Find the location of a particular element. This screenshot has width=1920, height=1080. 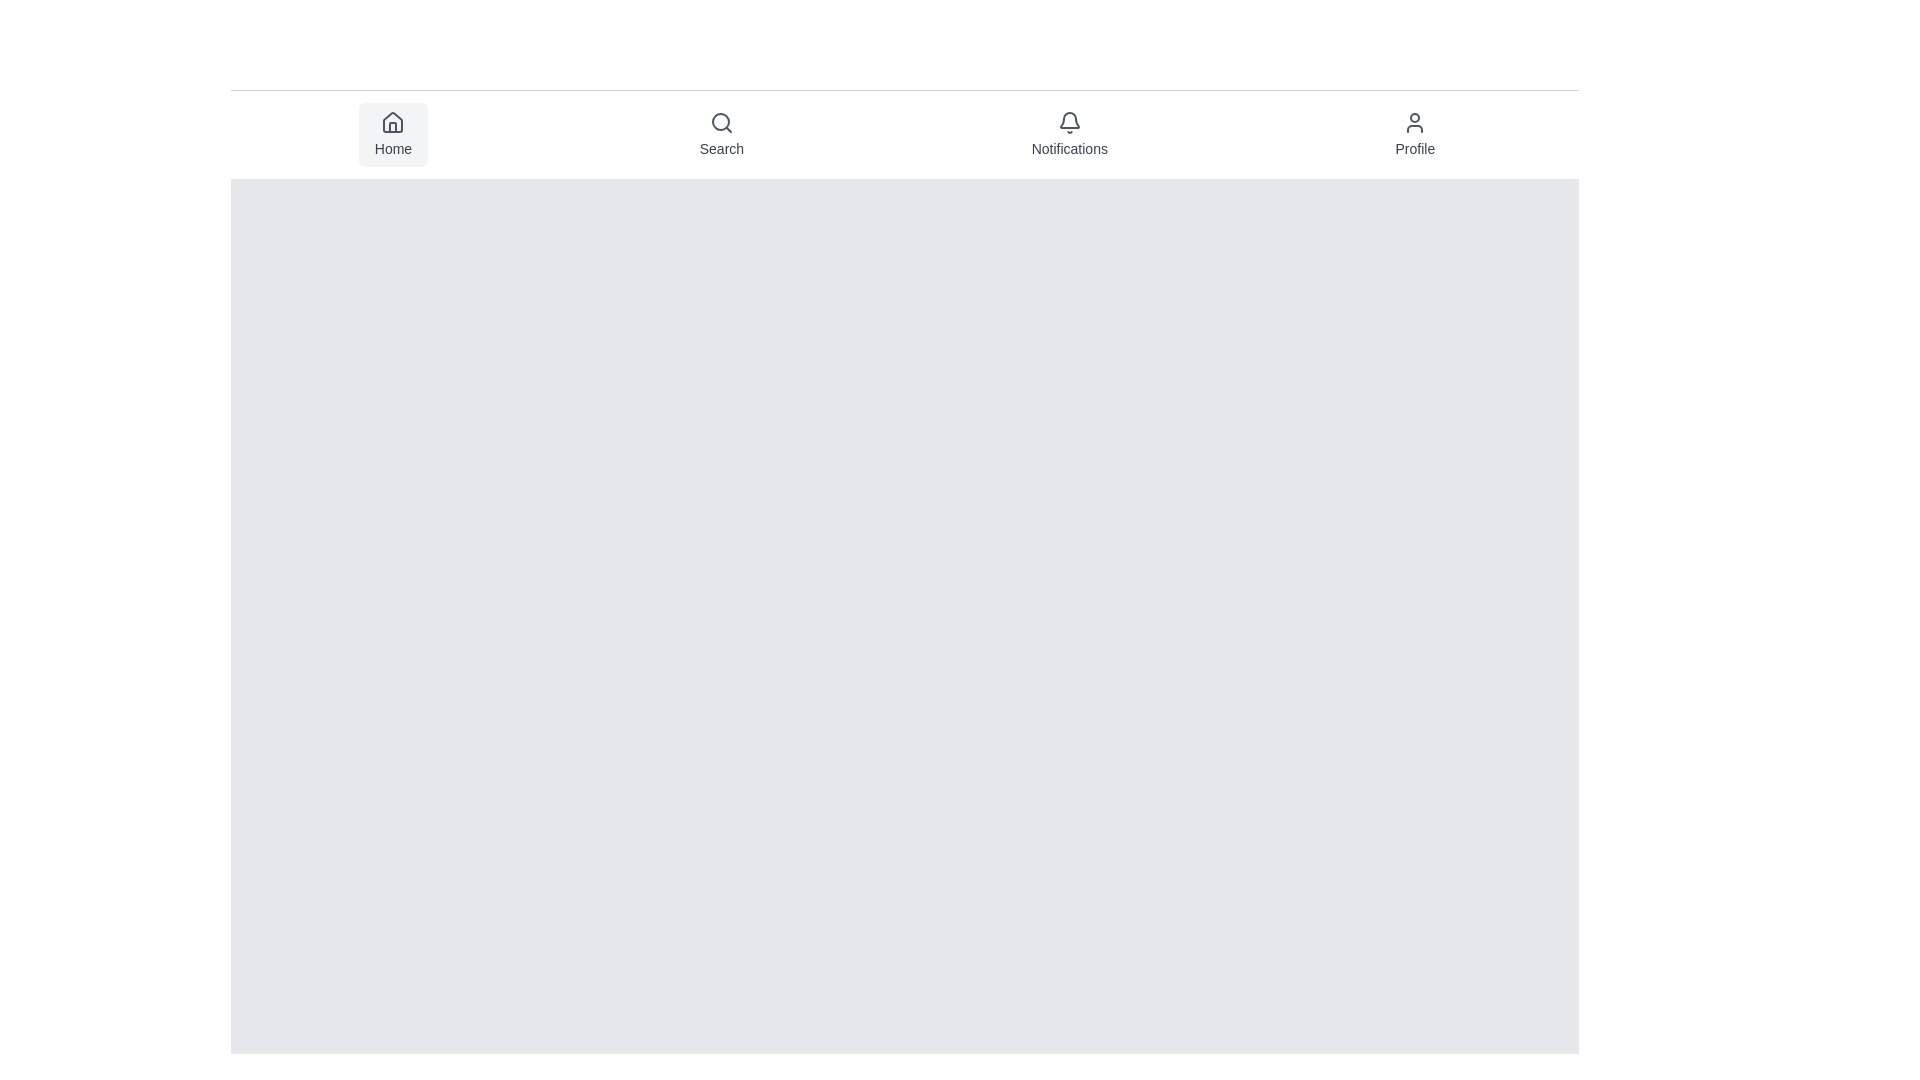

the decorative circle in the magnifying glass icon of the 'Search' button located in the navigation bar is located at coordinates (720, 122).